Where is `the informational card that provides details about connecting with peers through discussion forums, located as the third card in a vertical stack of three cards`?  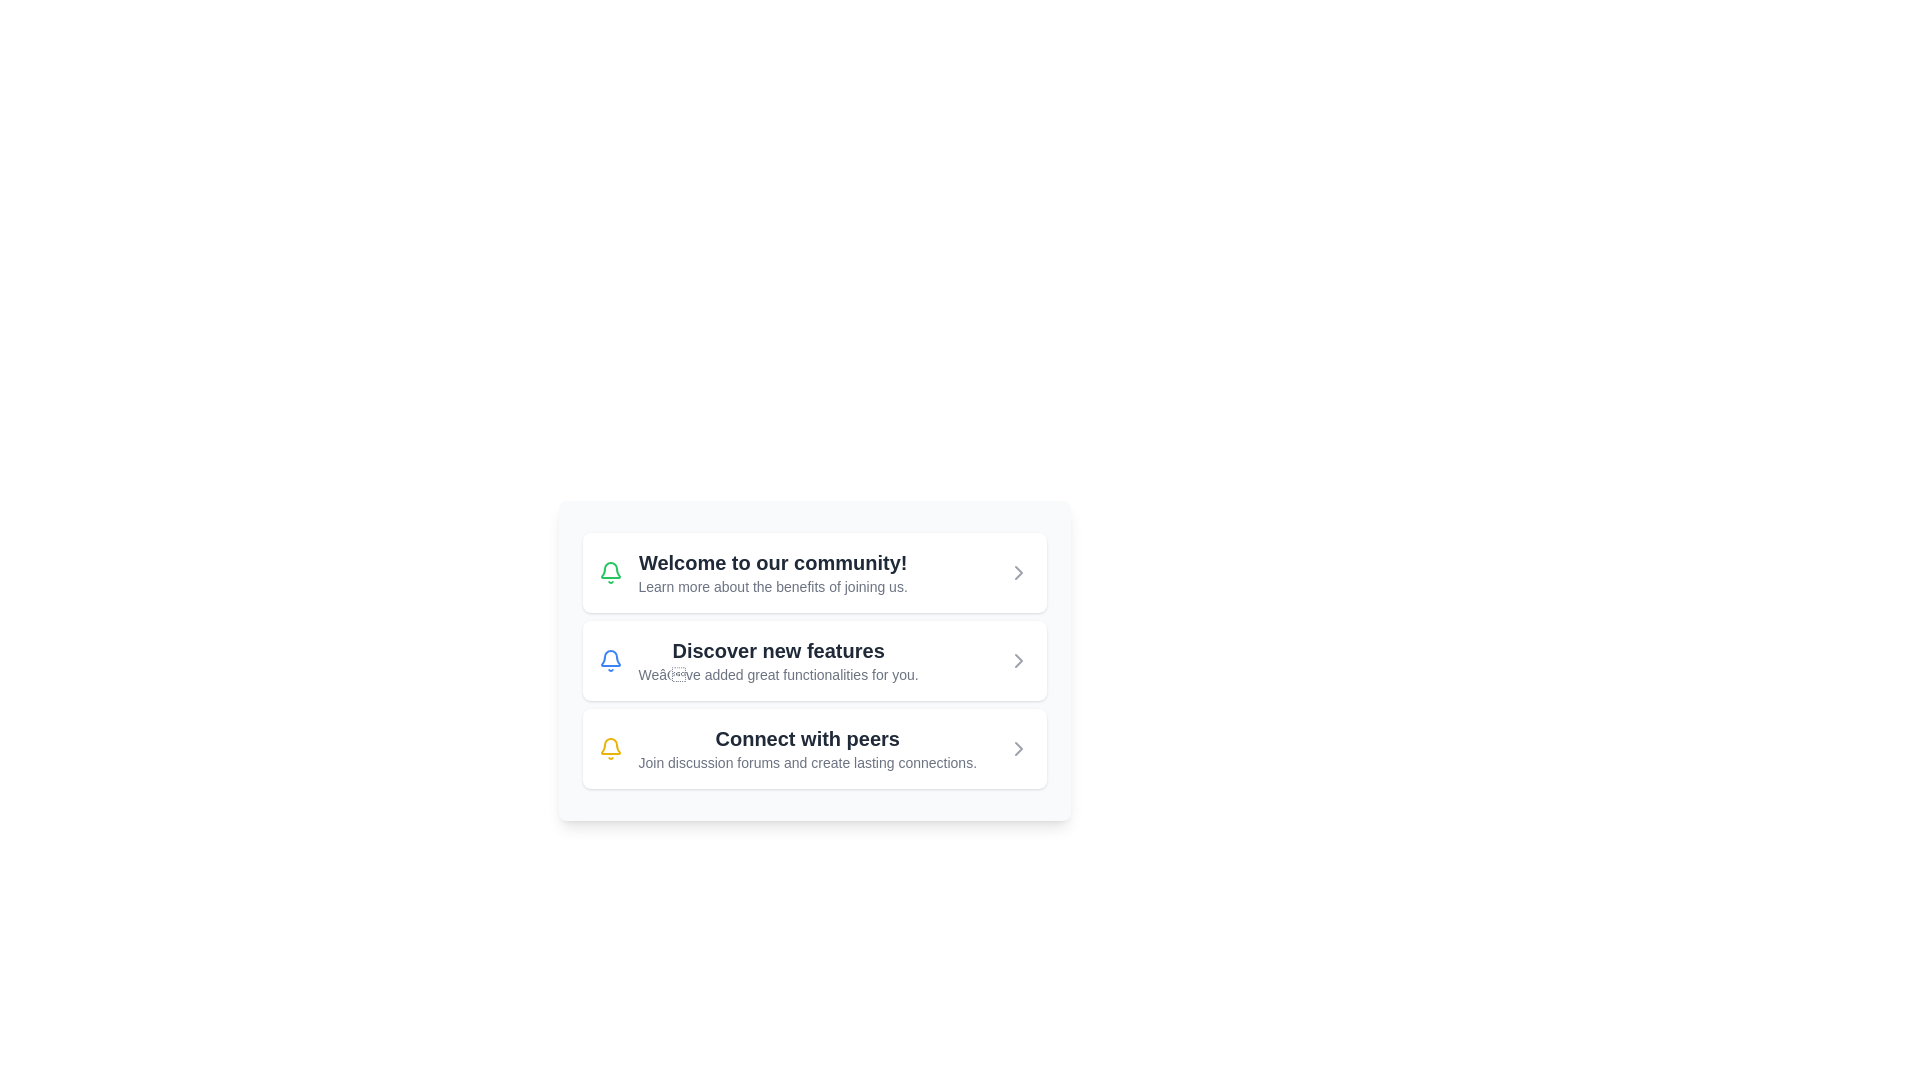
the informational card that provides details about connecting with peers through discussion forums, located as the third card in a vertical stack of three cards is located at coordinates (814, 748).